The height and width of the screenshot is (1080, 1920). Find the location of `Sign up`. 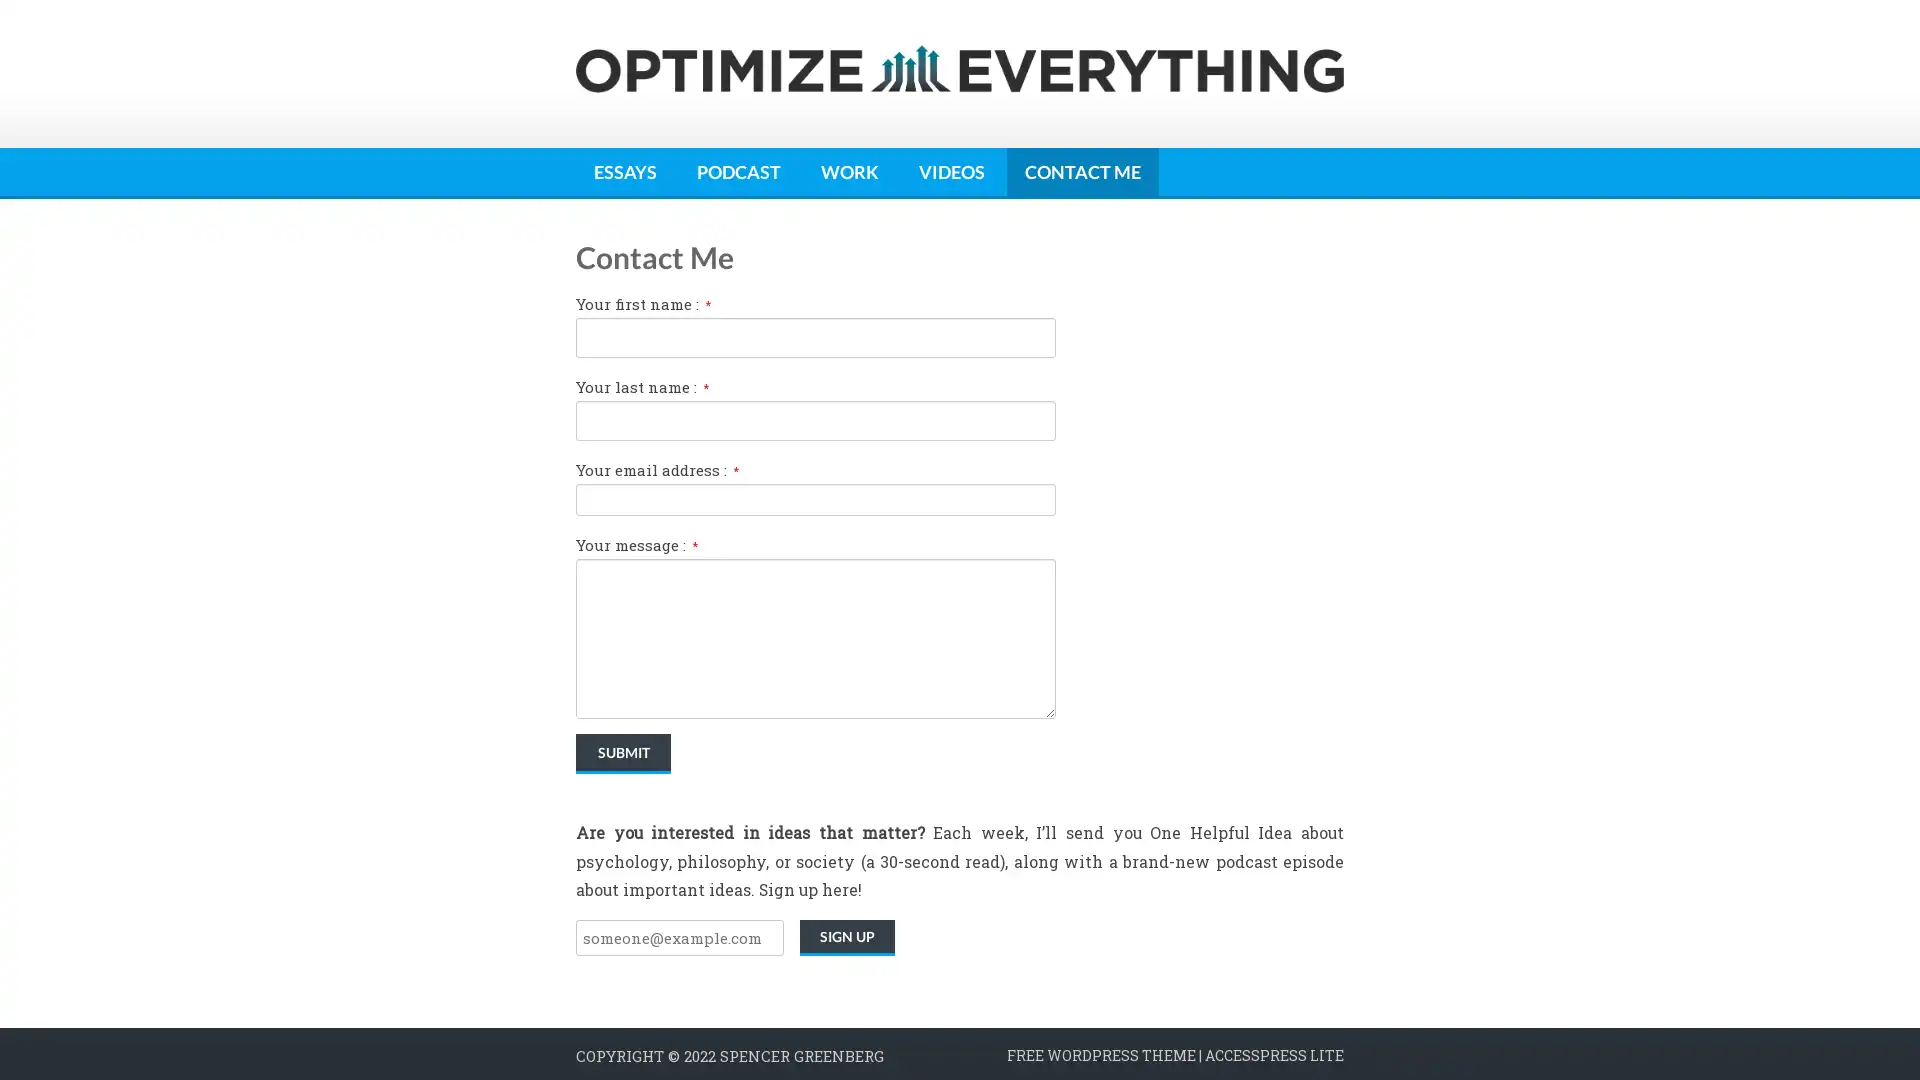

Sign up is located at coordinates (847, 937).